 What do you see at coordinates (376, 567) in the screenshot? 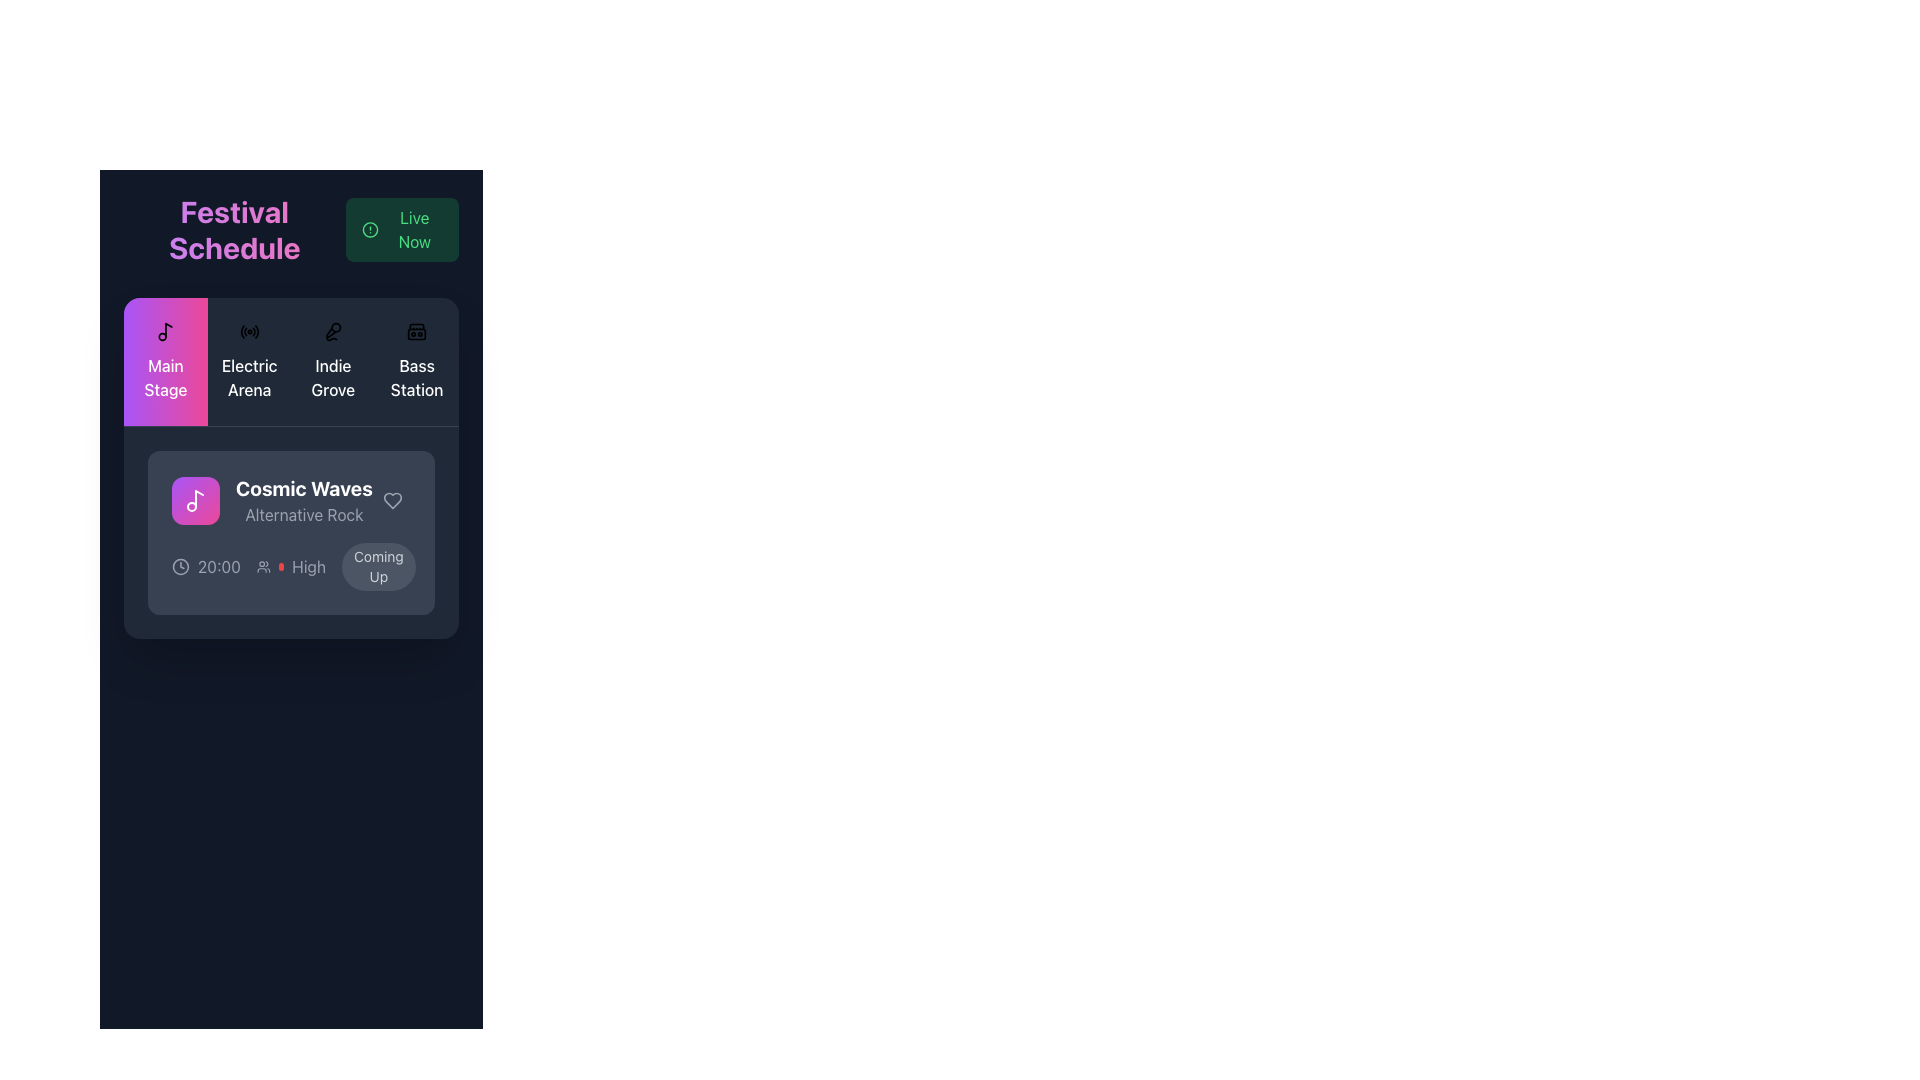
I see `text description of the label located in the last column of the card-like section under the 'Main Stage' tab, positioned below the '20:00' label and to the right of the 'High' badge` at bounding box center [376, 567].